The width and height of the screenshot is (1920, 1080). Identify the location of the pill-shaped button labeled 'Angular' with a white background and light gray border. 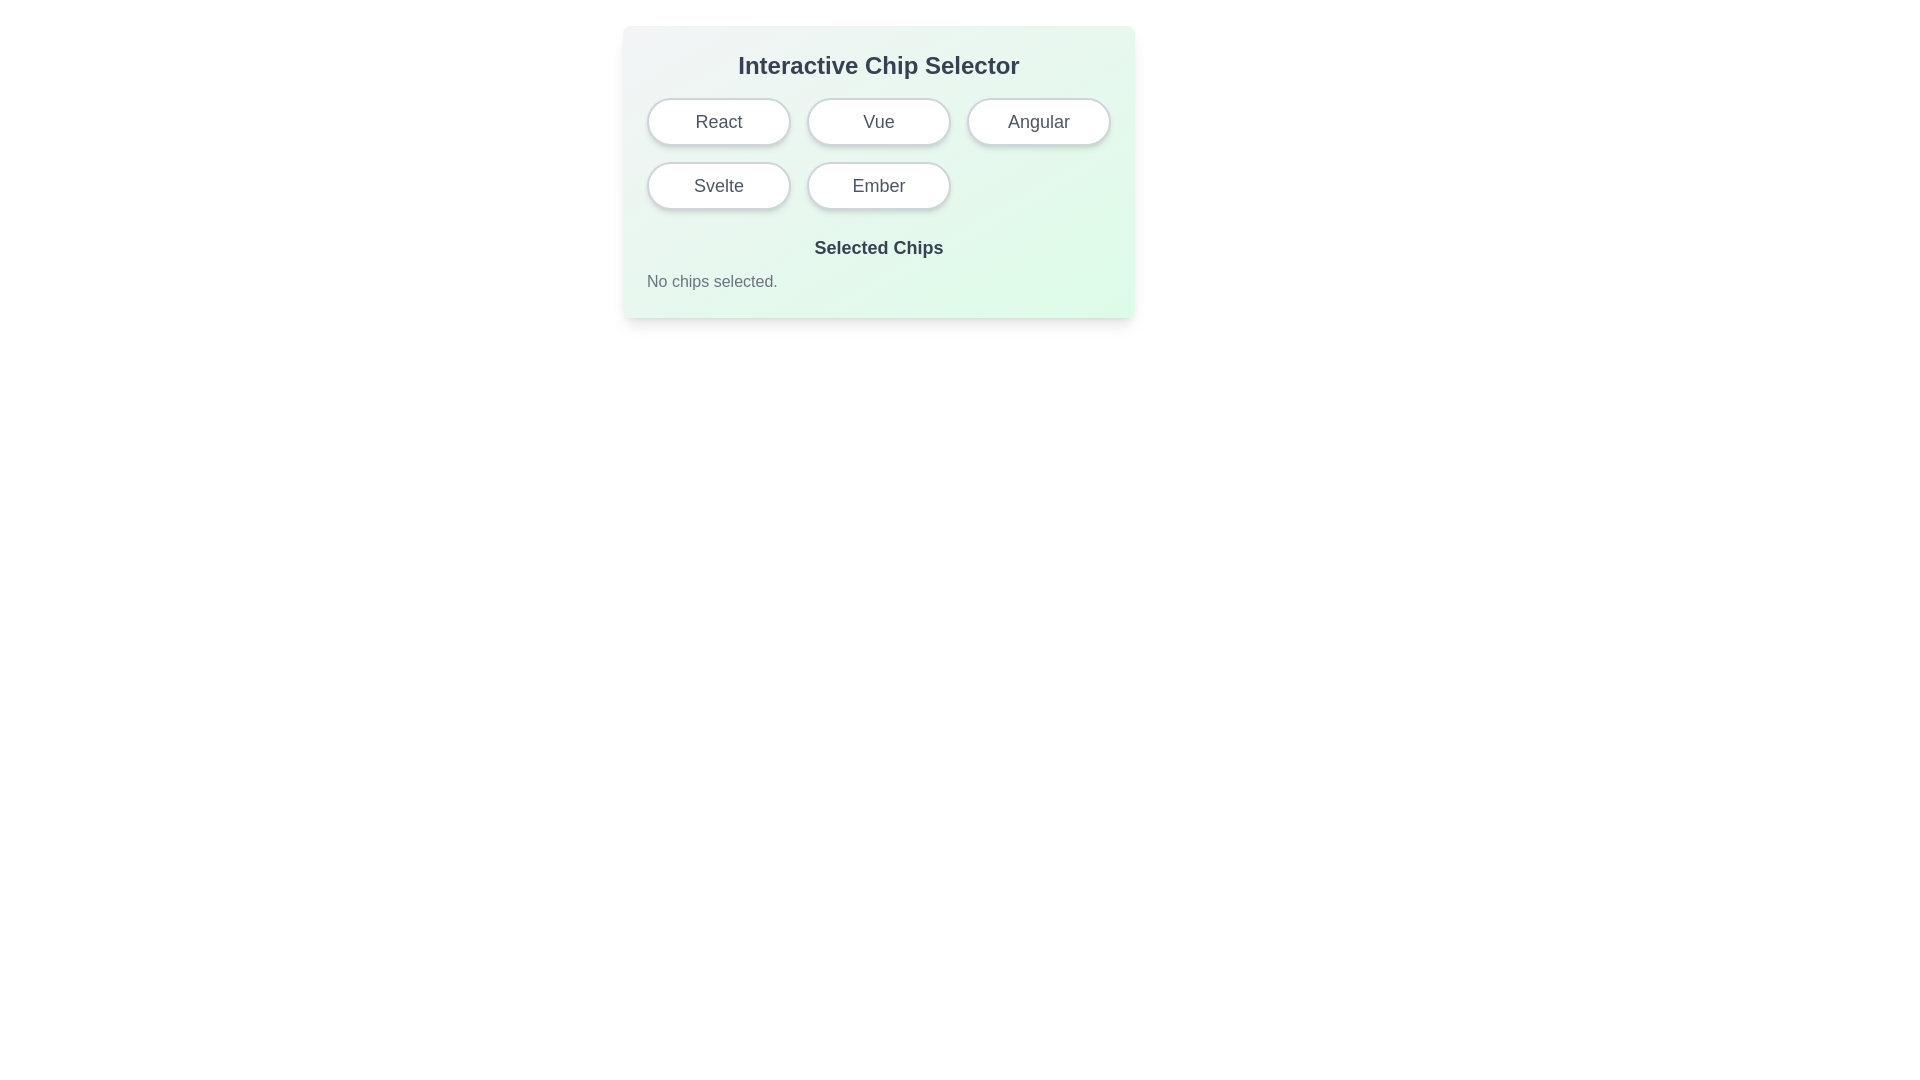
(1038, 122).